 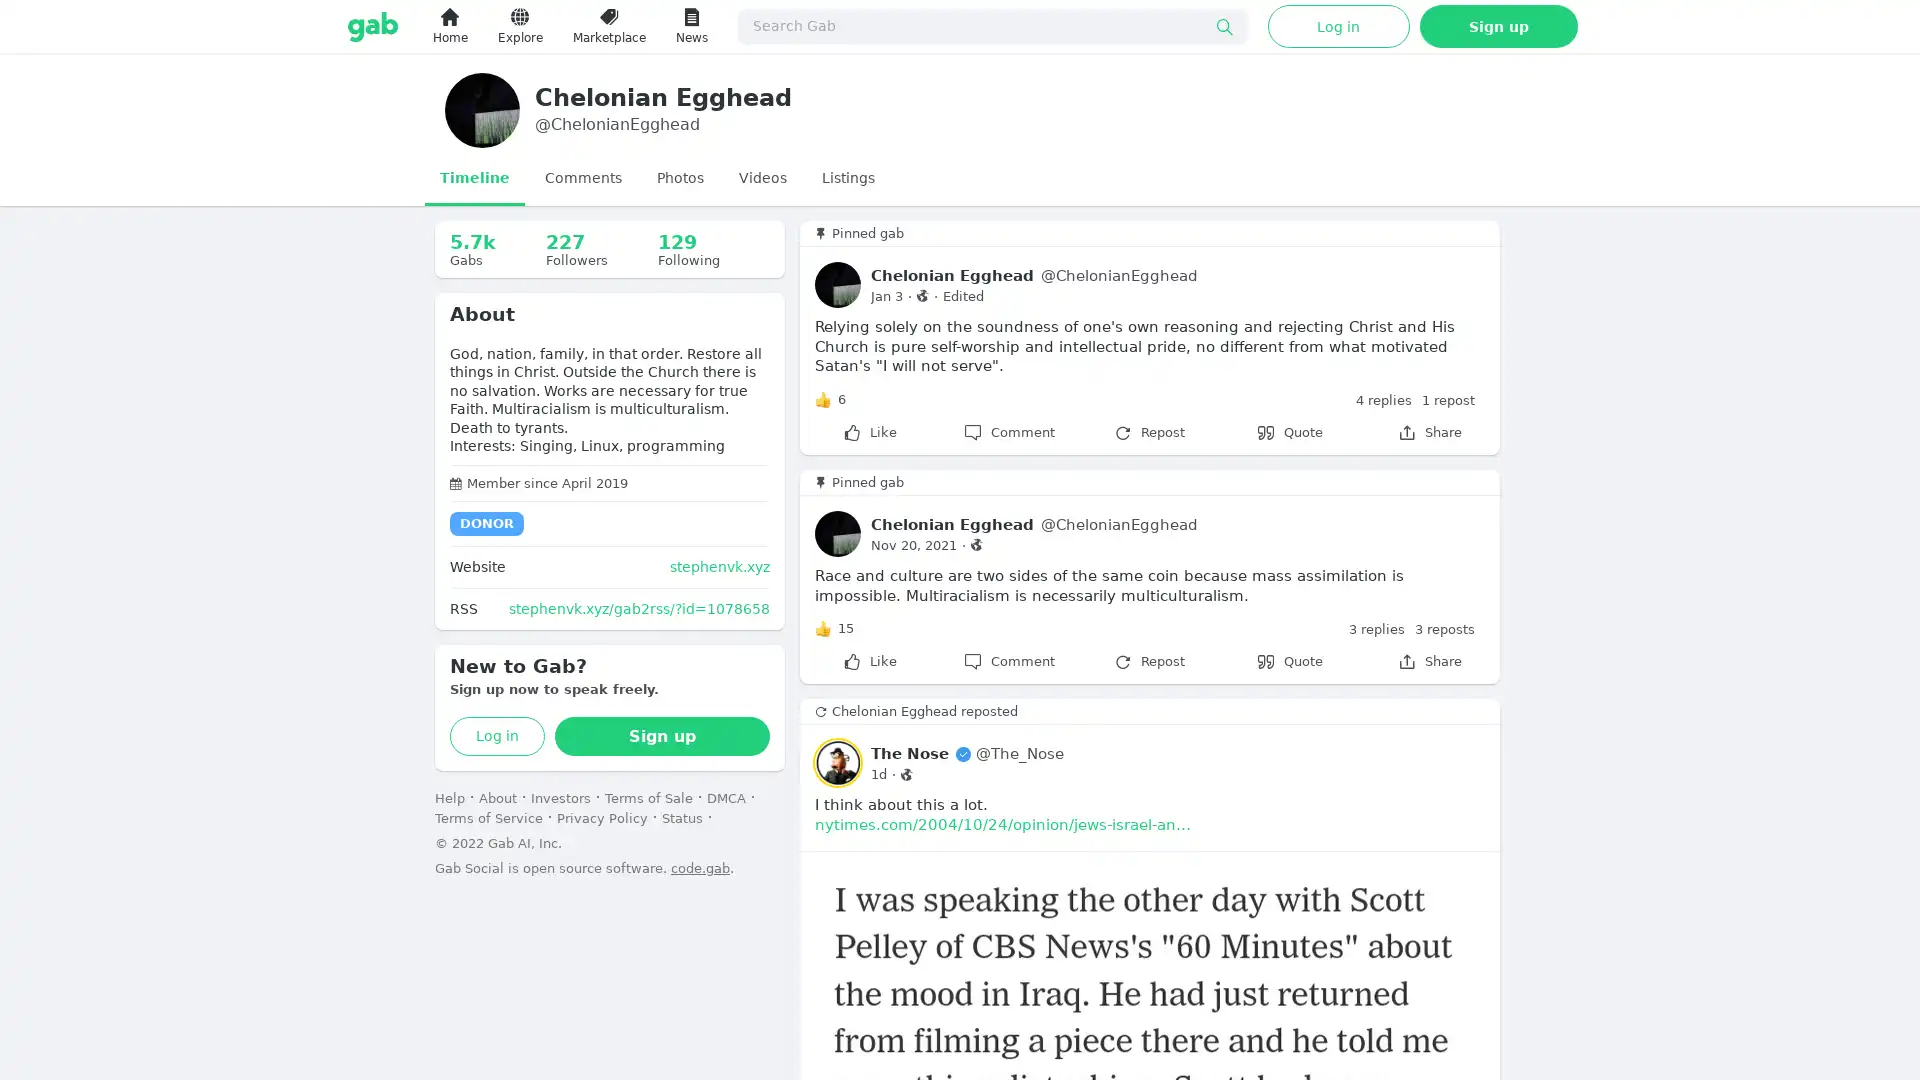 What do you see at coordinates (869, 431) in the screenshot?
I see `Like` at bounding box center [869, 431].